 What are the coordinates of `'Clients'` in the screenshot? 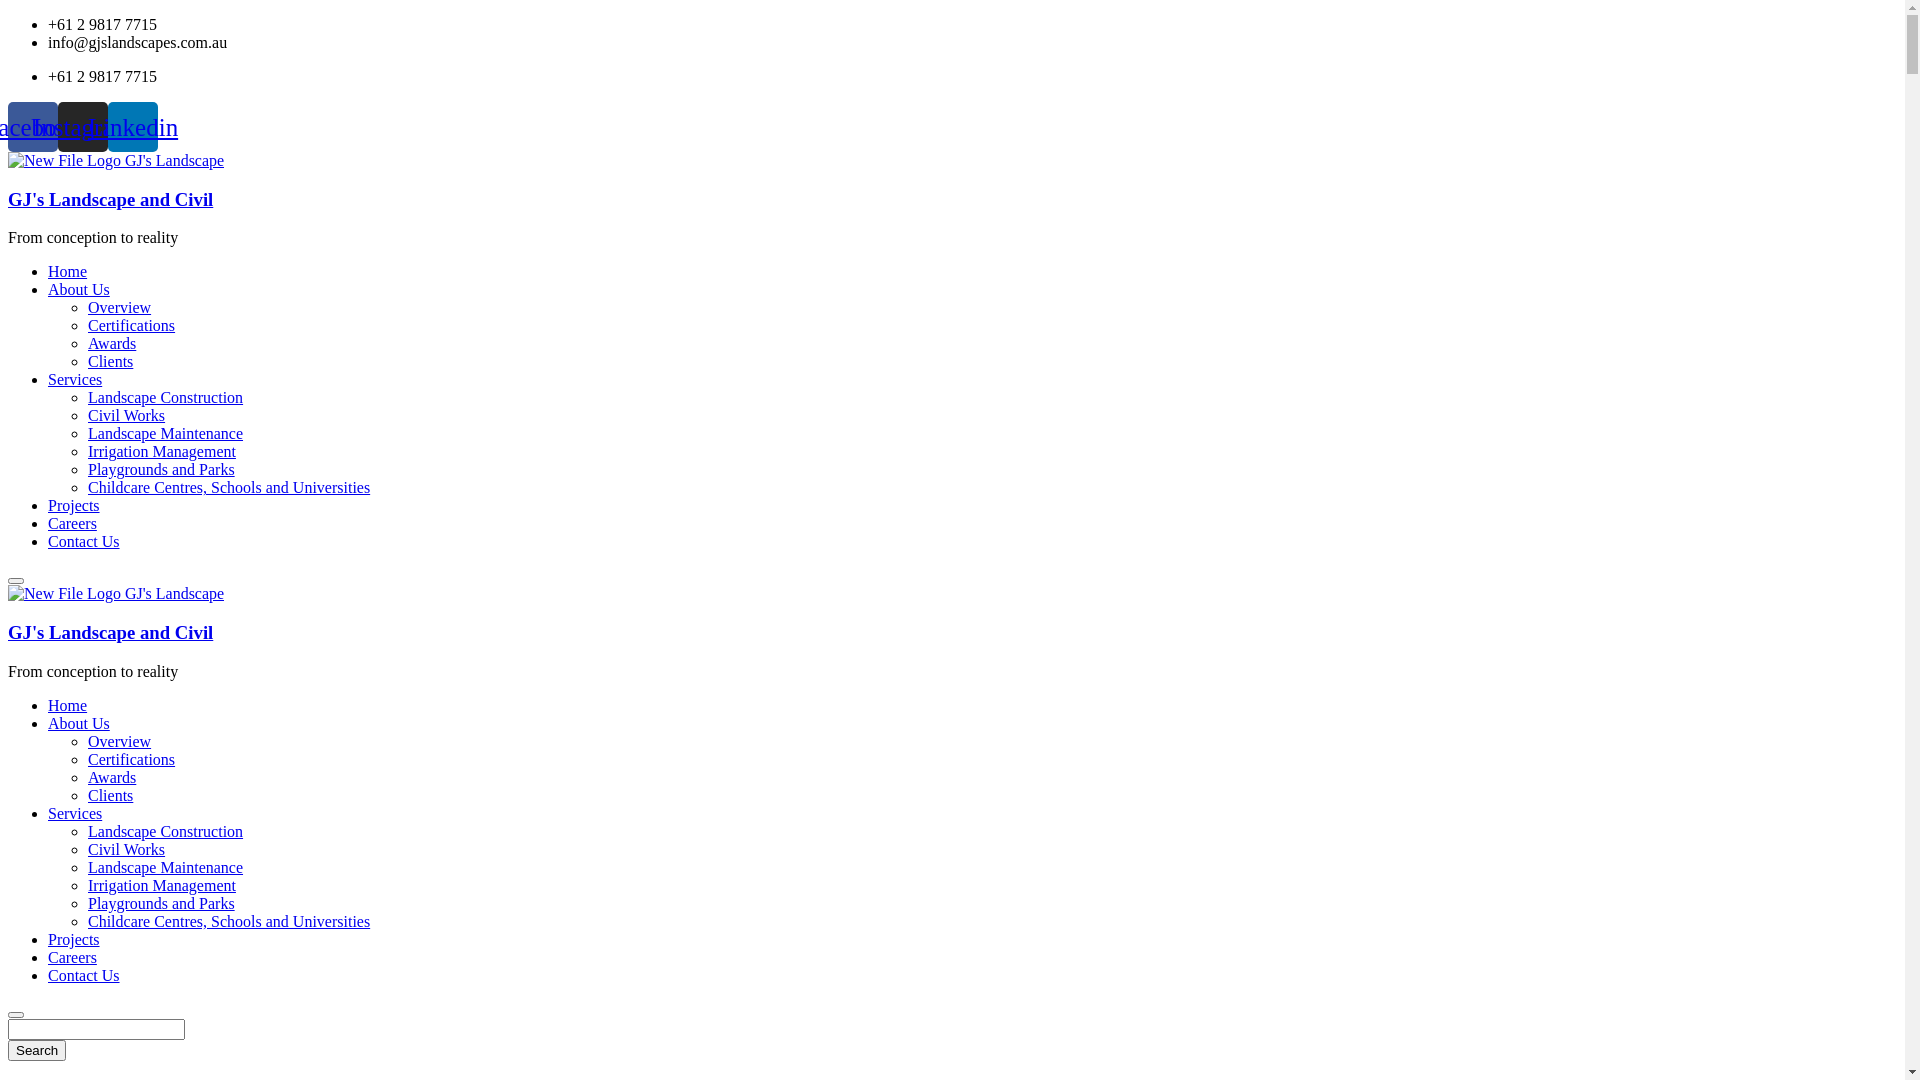 It's located at (86, 361).